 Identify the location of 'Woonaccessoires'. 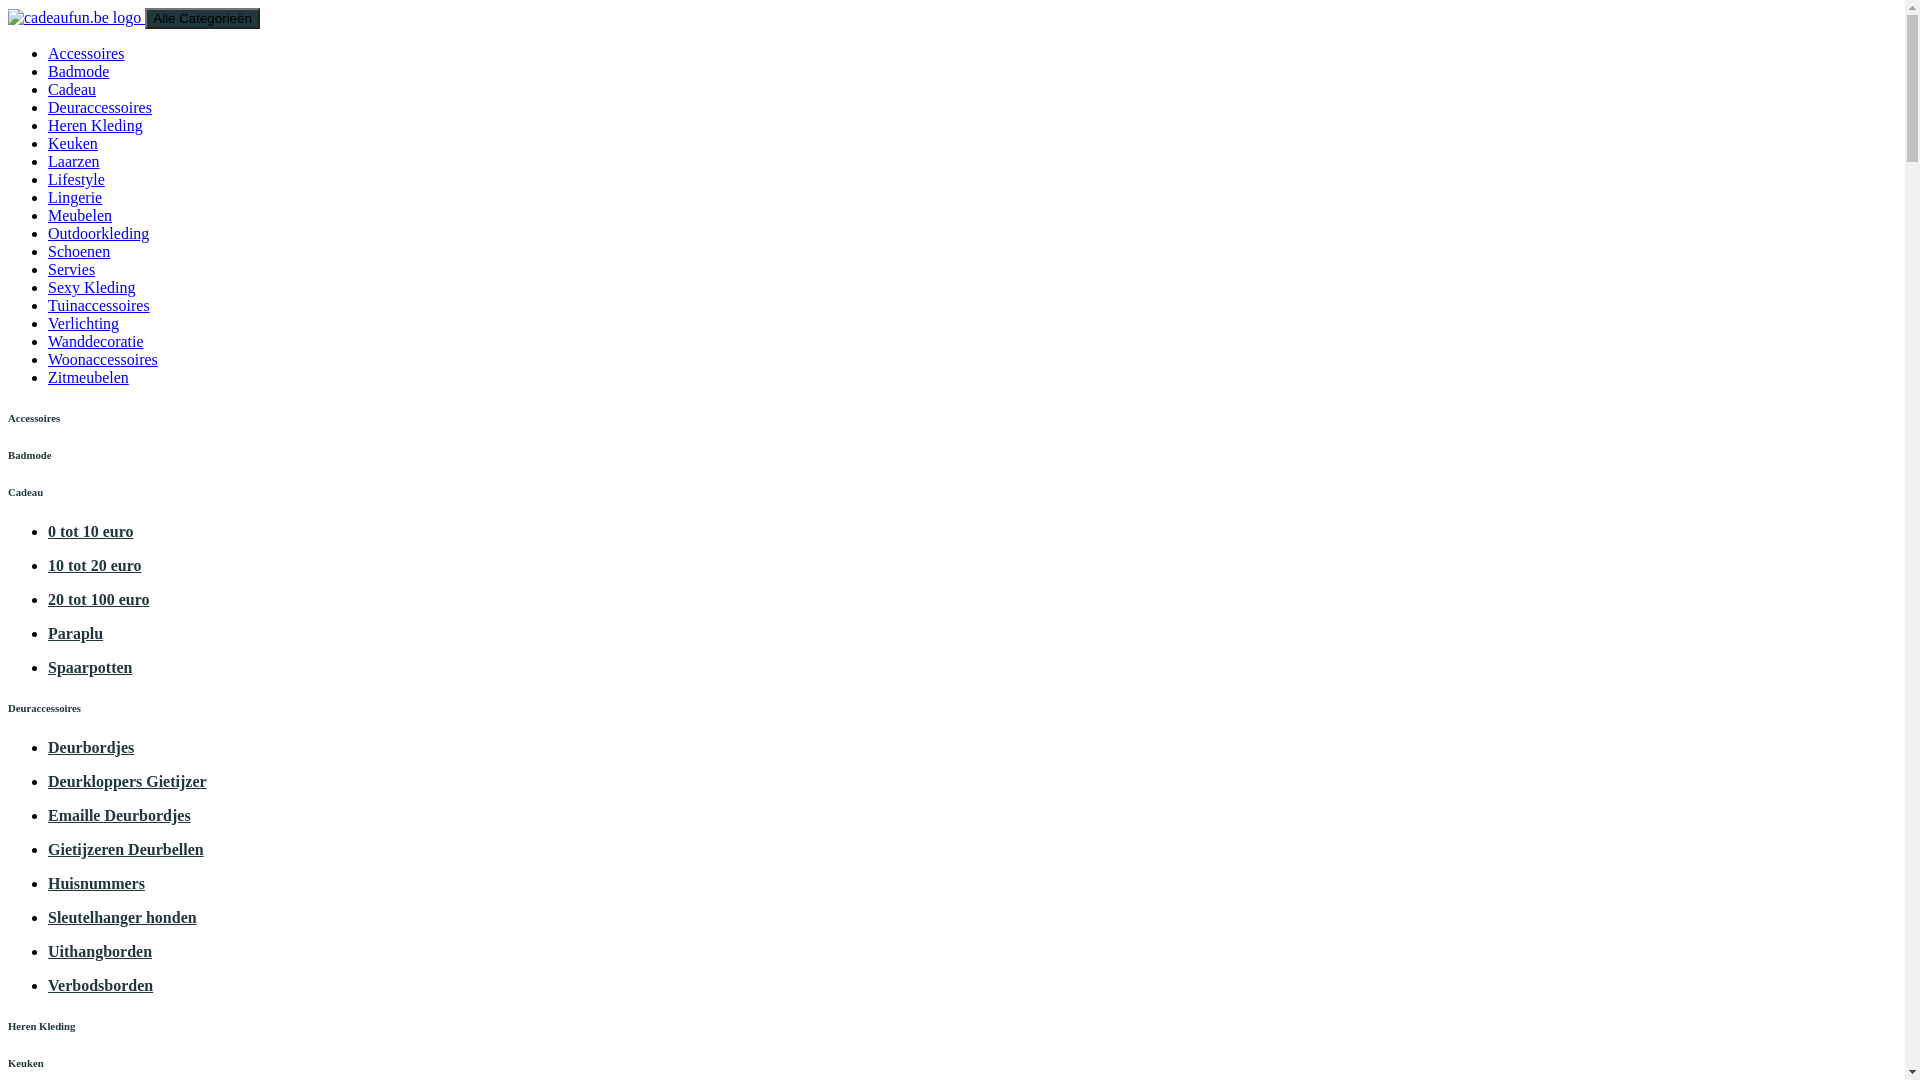
(101, 358).